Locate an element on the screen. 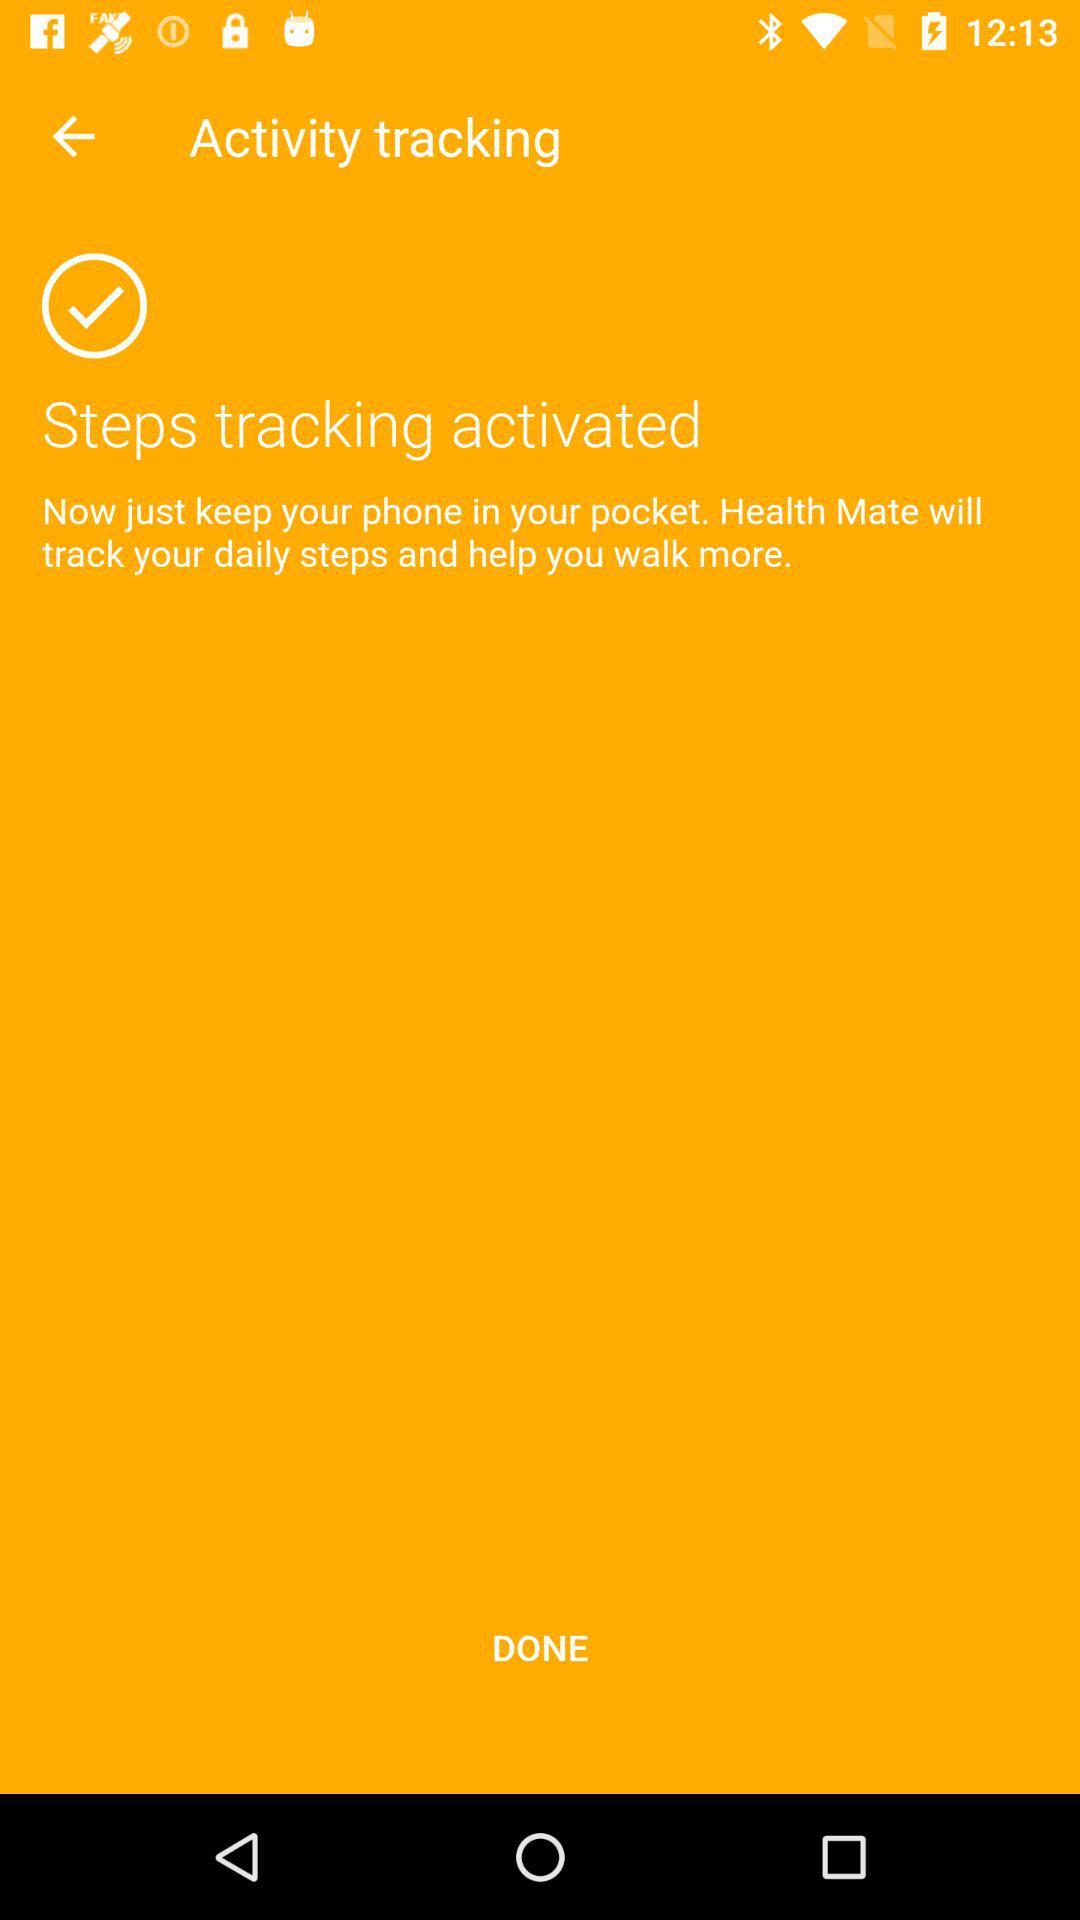 The image size is (1080, 1920). undo button is located at coordinates (72, 135).